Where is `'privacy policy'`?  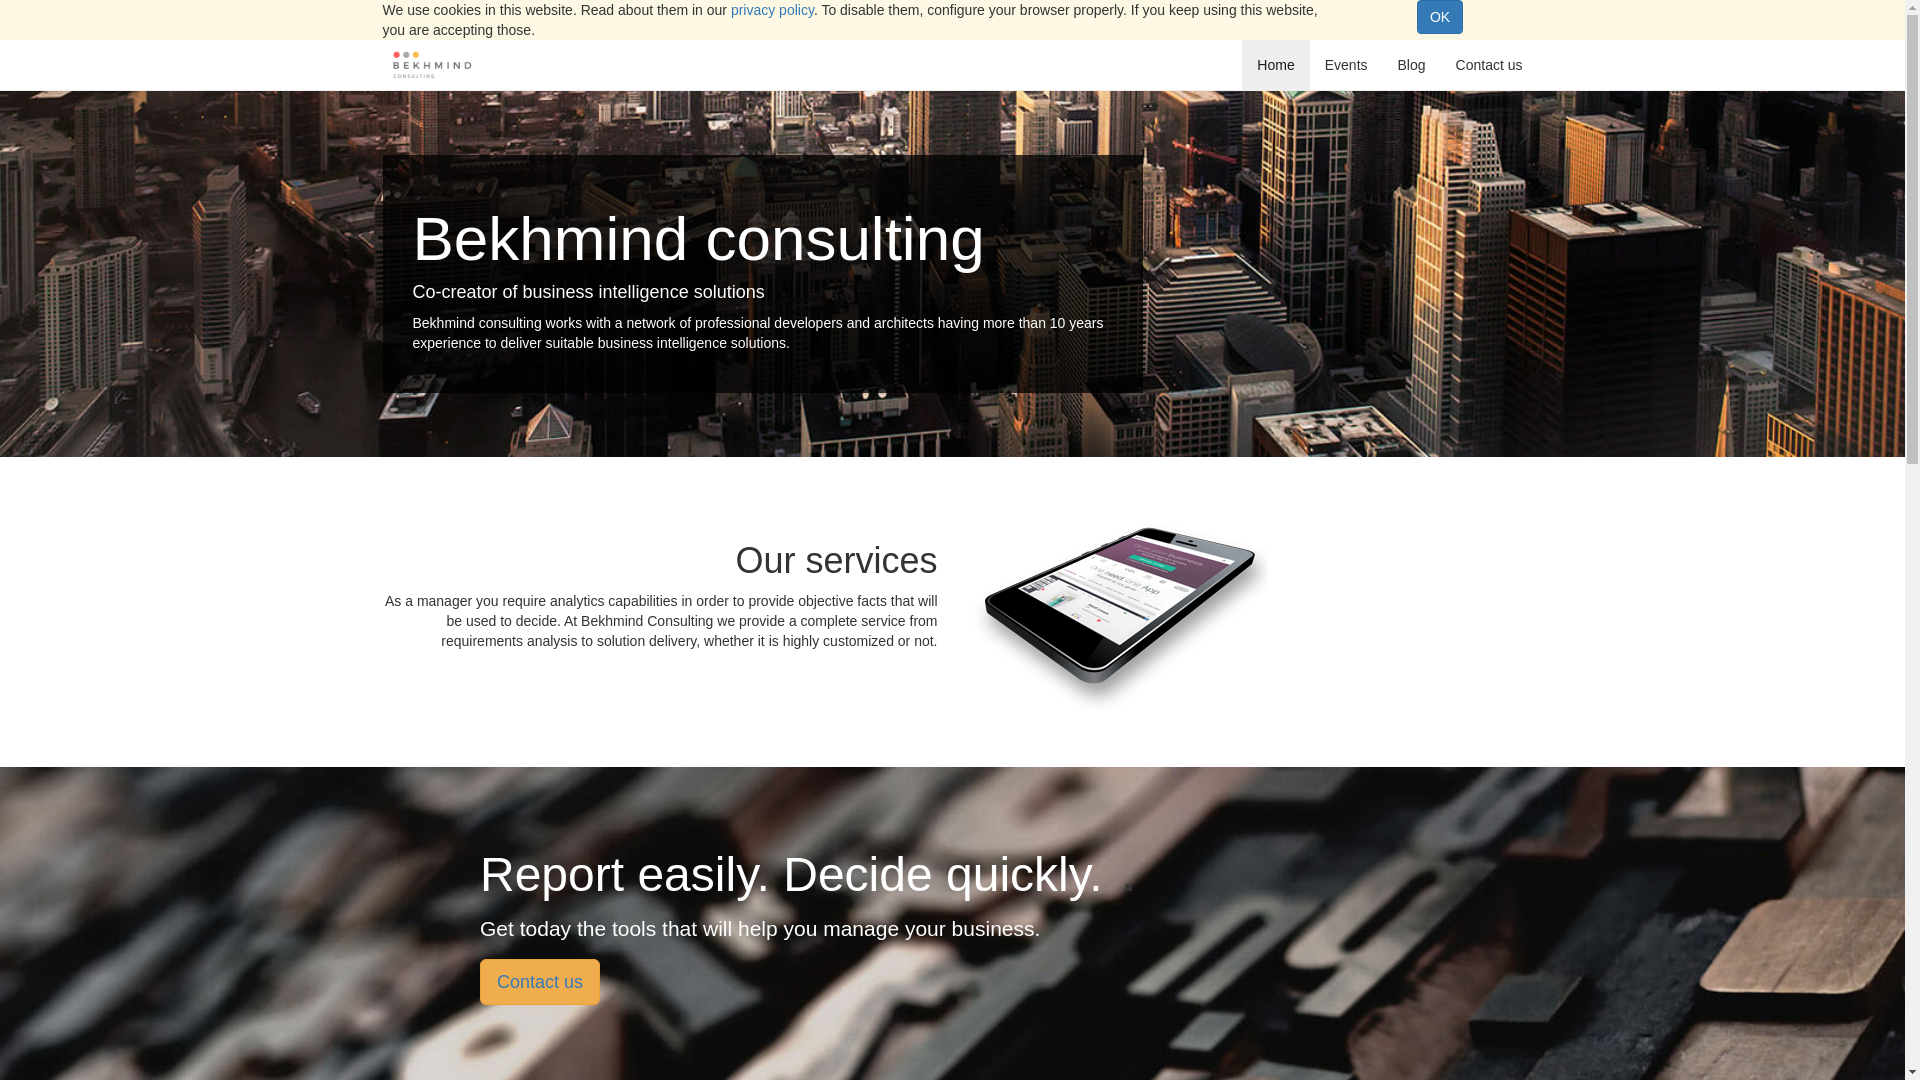 'privacy policy' is located at coordinates (771, 10).